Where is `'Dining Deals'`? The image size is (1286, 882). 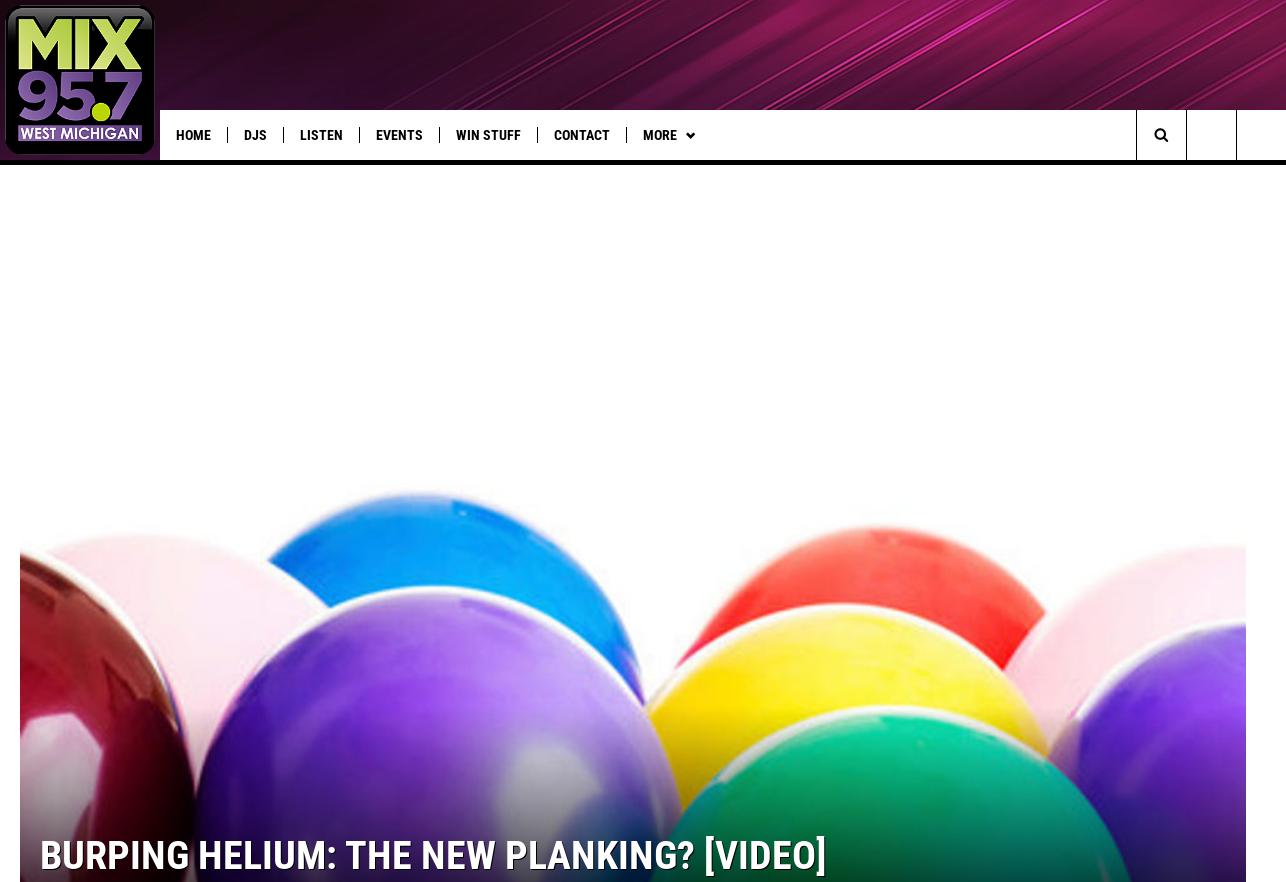
'Dining Deals' is located at coordinates (877, 174).